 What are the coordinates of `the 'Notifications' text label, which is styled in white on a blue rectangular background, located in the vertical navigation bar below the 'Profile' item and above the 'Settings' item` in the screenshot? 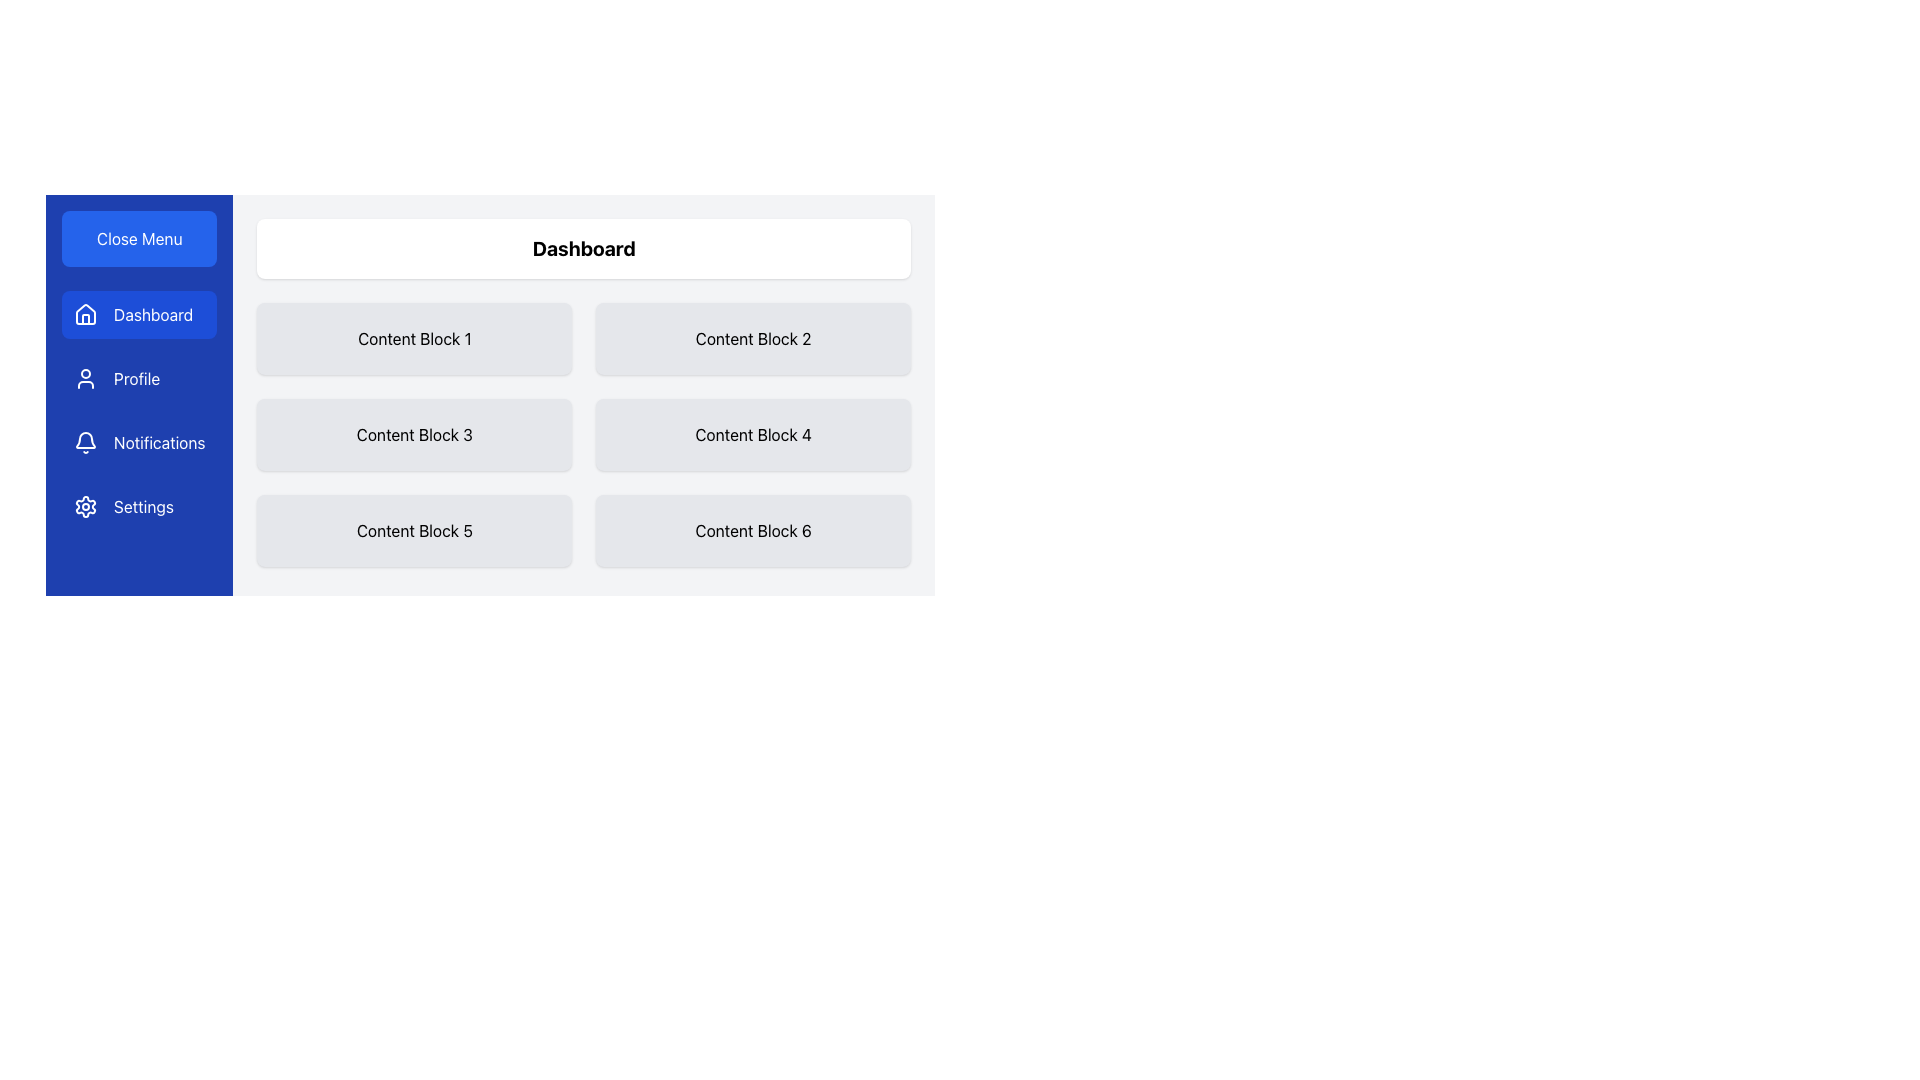 It's located at (158, 442).